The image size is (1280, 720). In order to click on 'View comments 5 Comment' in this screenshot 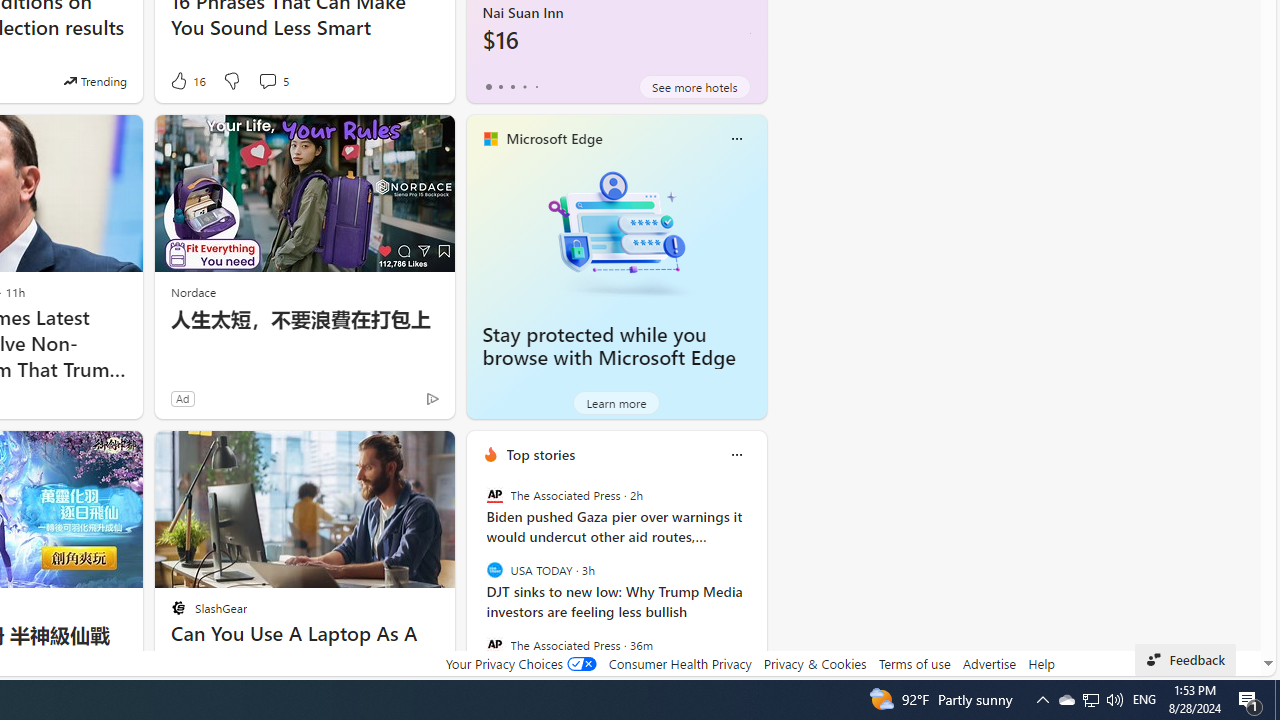, I will do `click(266, 80)`.